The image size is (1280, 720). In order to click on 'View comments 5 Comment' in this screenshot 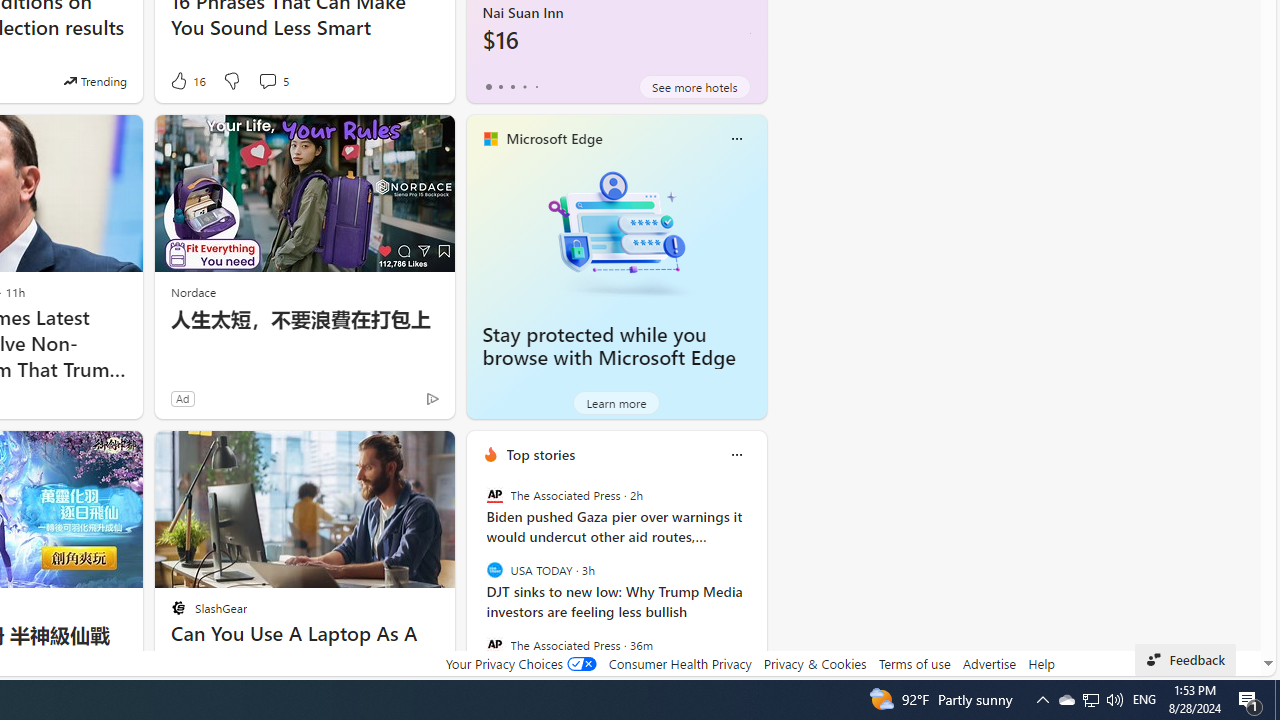, I will do `click(266, 80)`.